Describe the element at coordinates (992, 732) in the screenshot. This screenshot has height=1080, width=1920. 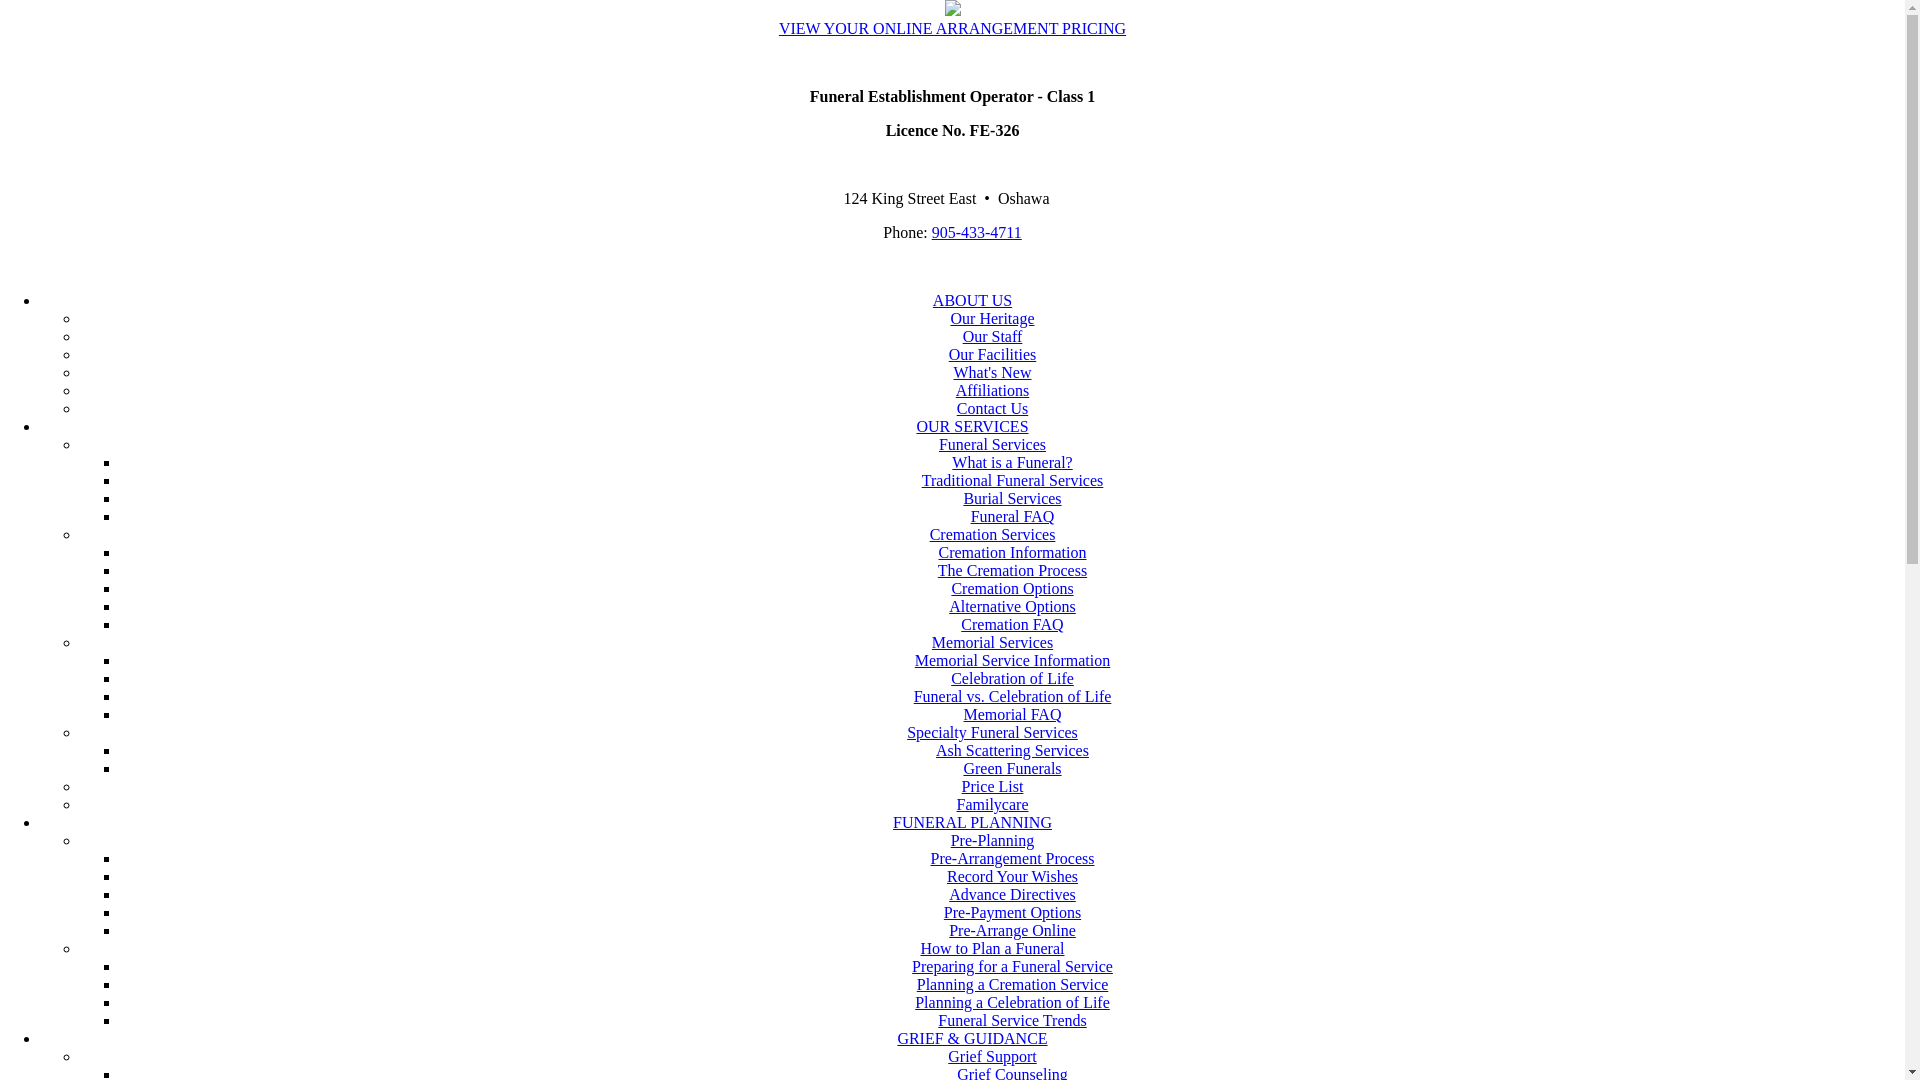
I see `'Specialty Funeral Services'` at that location.